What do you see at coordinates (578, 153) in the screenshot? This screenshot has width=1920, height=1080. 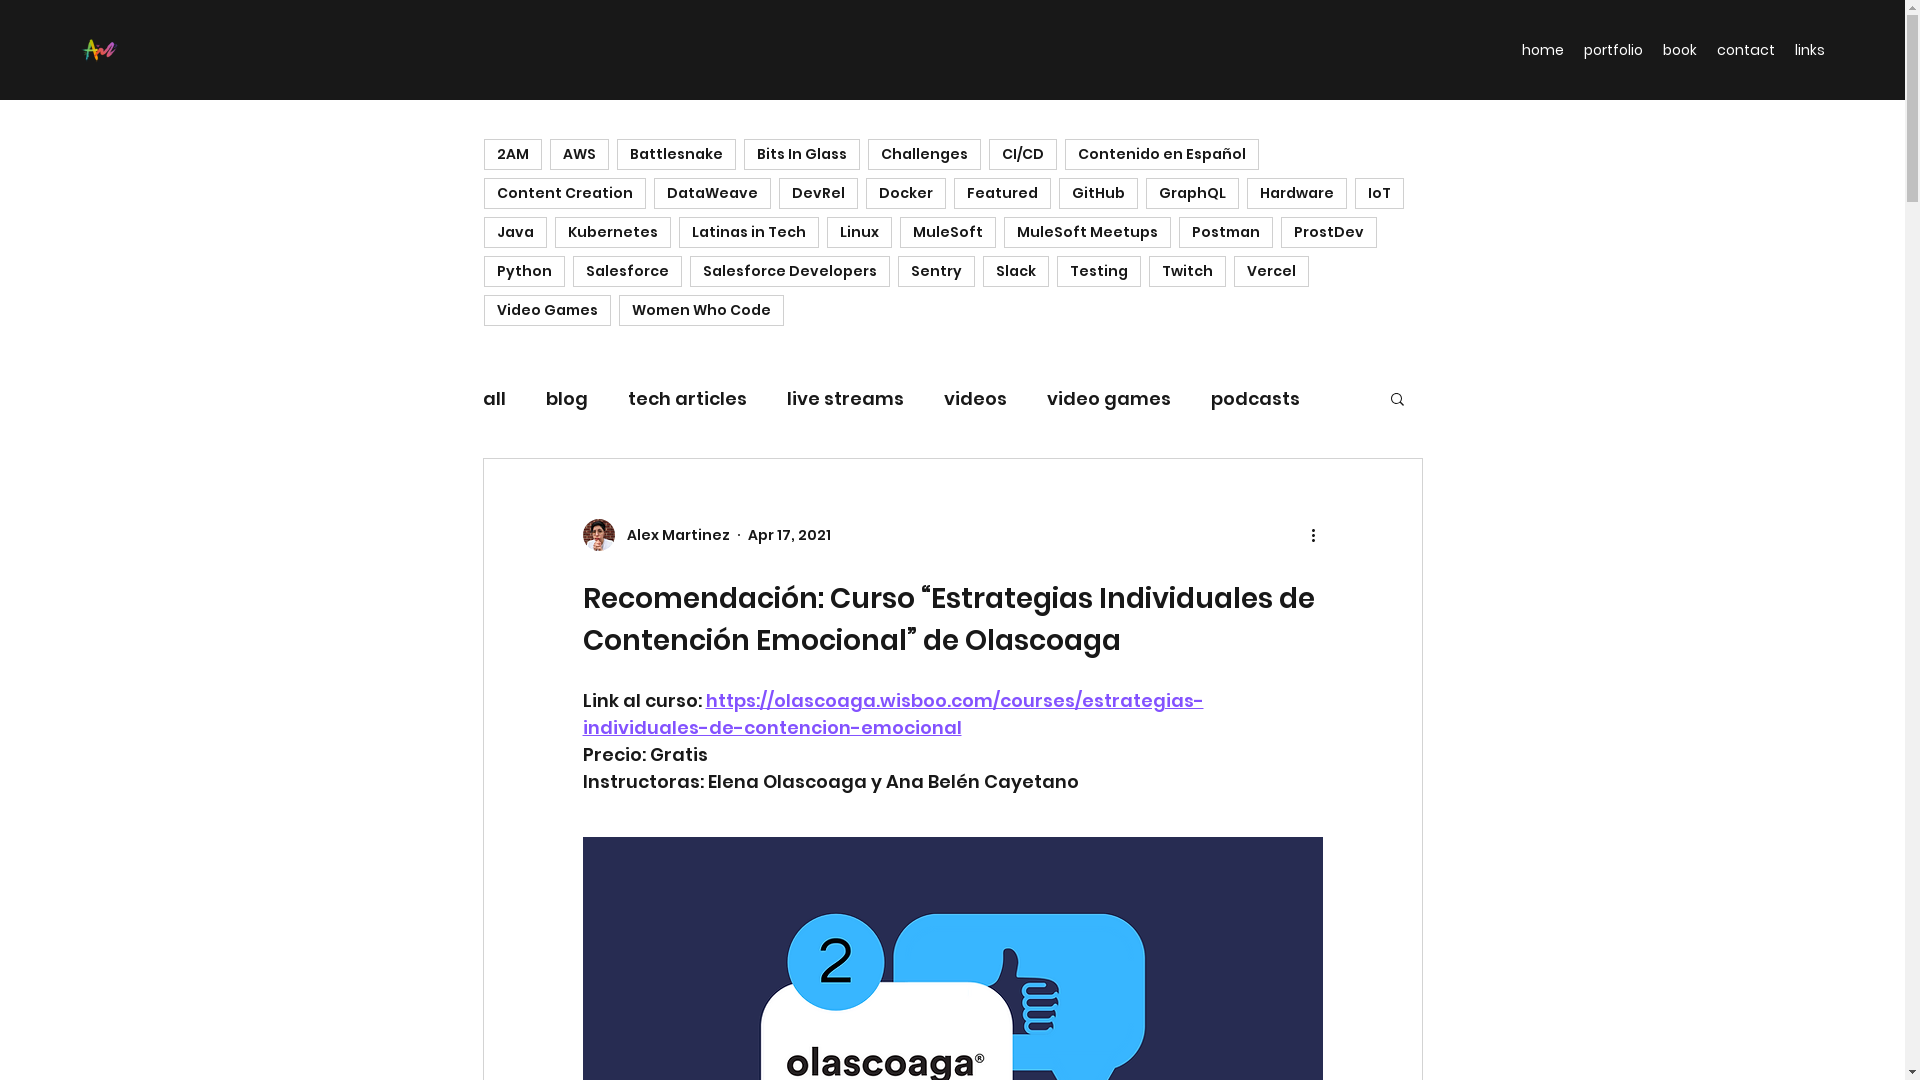 I see `'AWS'` at bounding box center [578, 153].